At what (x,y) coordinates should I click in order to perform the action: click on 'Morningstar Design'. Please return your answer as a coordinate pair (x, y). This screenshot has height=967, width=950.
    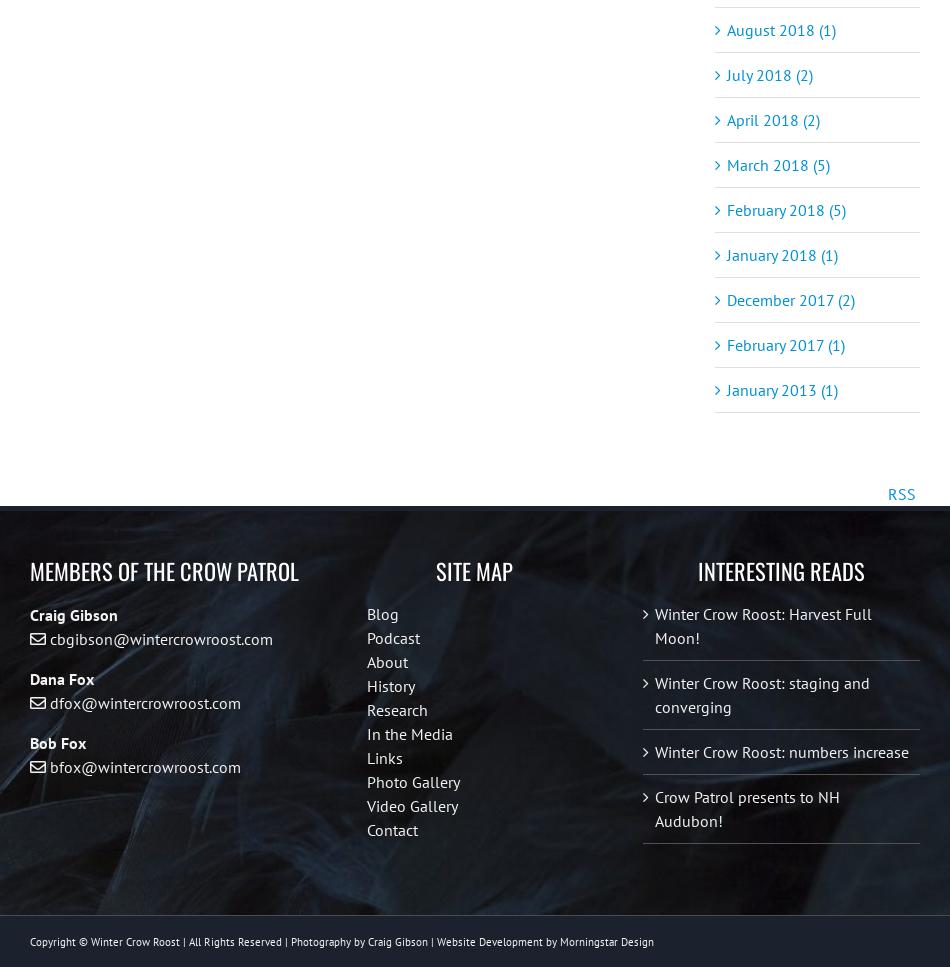
    Looking at the image, I should click on (606, 951).